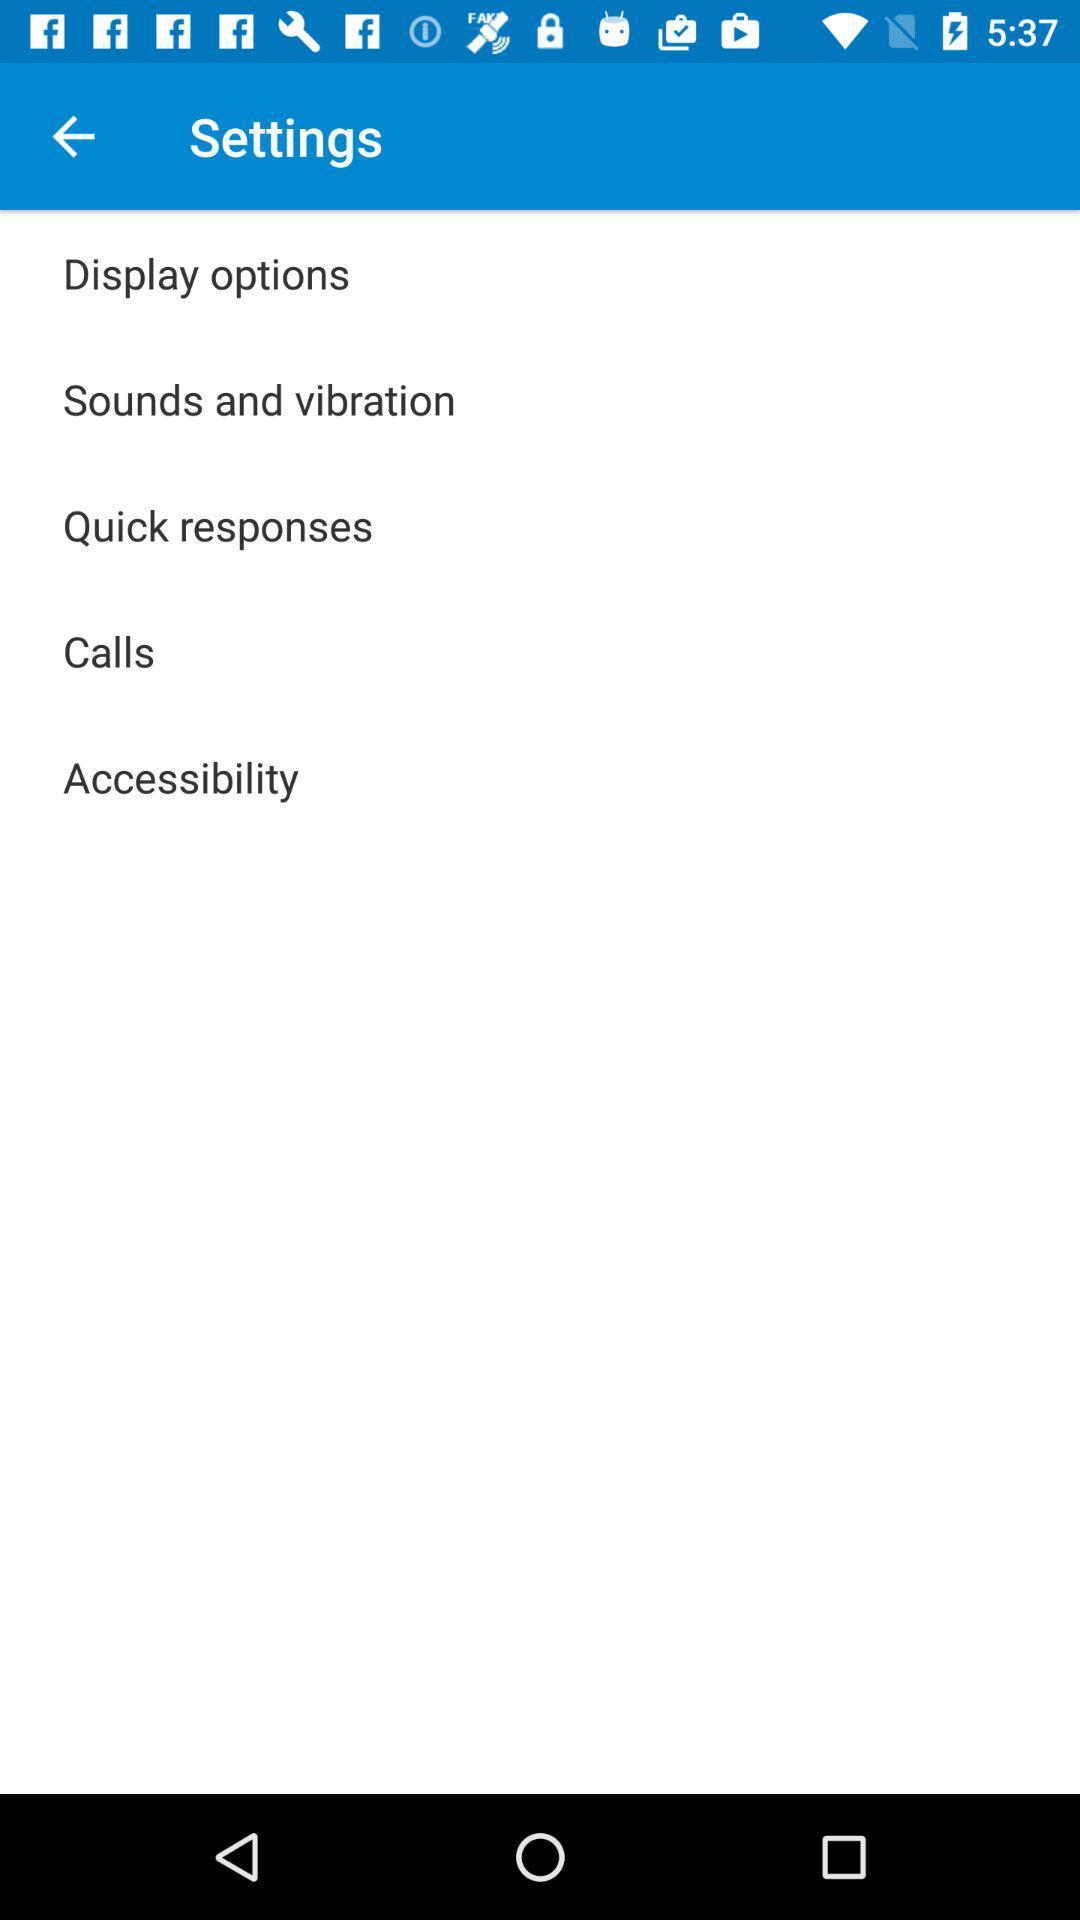  I want to click on the display options icon, so click(206, 272).